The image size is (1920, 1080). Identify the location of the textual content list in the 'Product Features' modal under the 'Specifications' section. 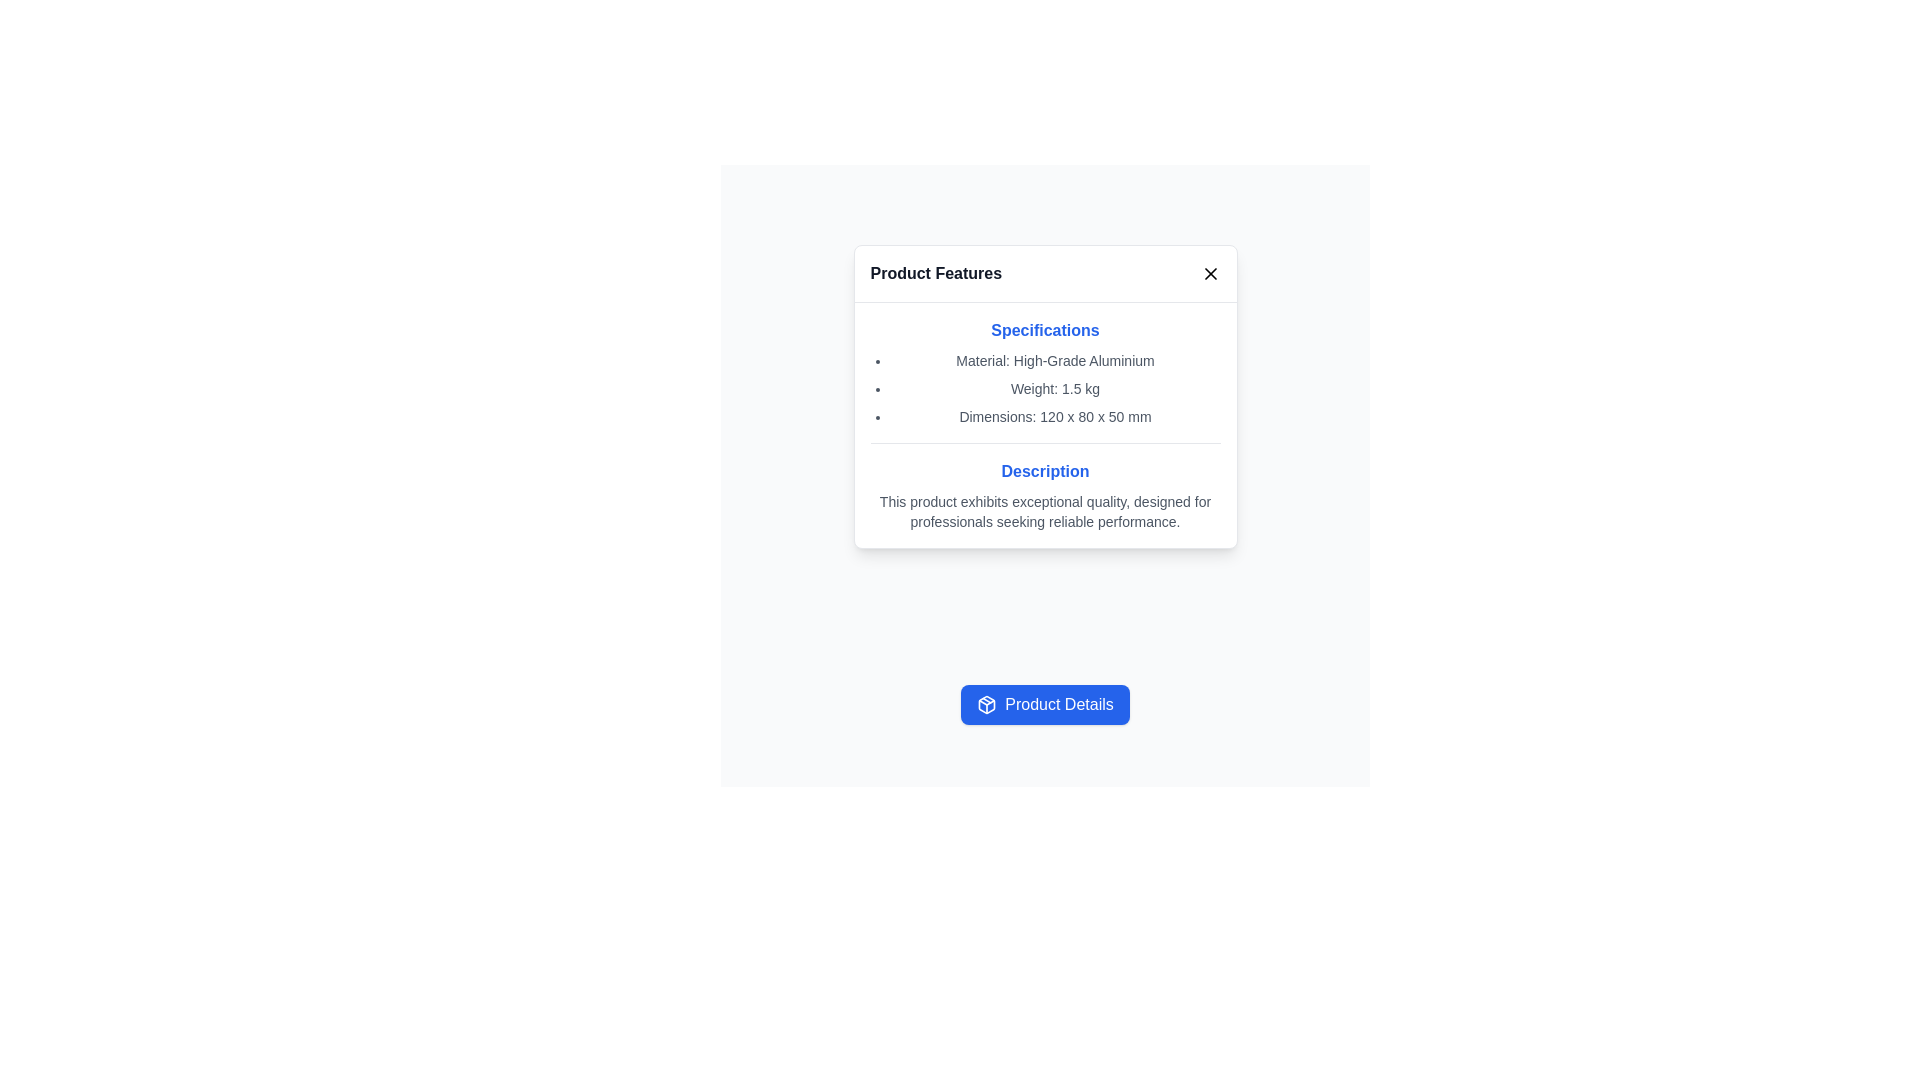
(1044, 385).